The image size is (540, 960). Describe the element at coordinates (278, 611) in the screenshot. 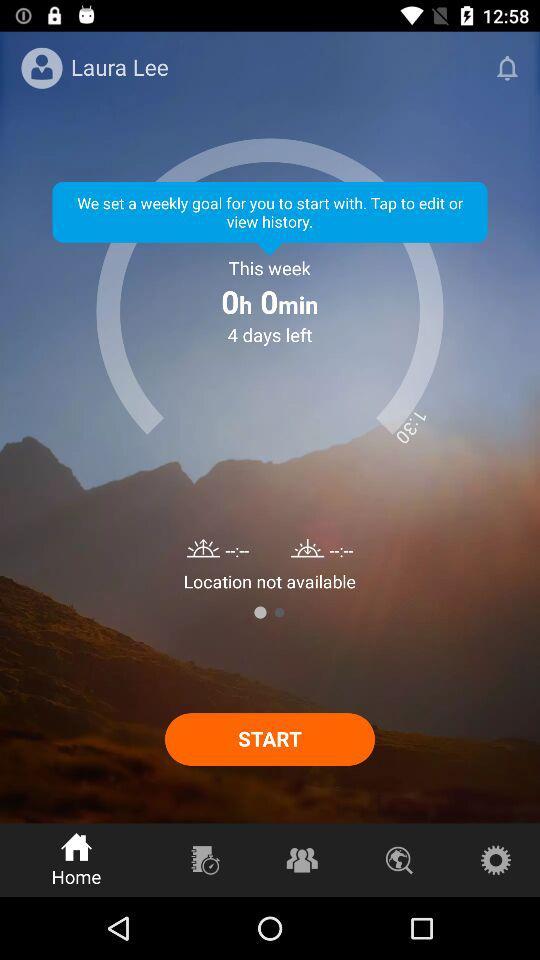

I see `item below the location not available item` at that location.